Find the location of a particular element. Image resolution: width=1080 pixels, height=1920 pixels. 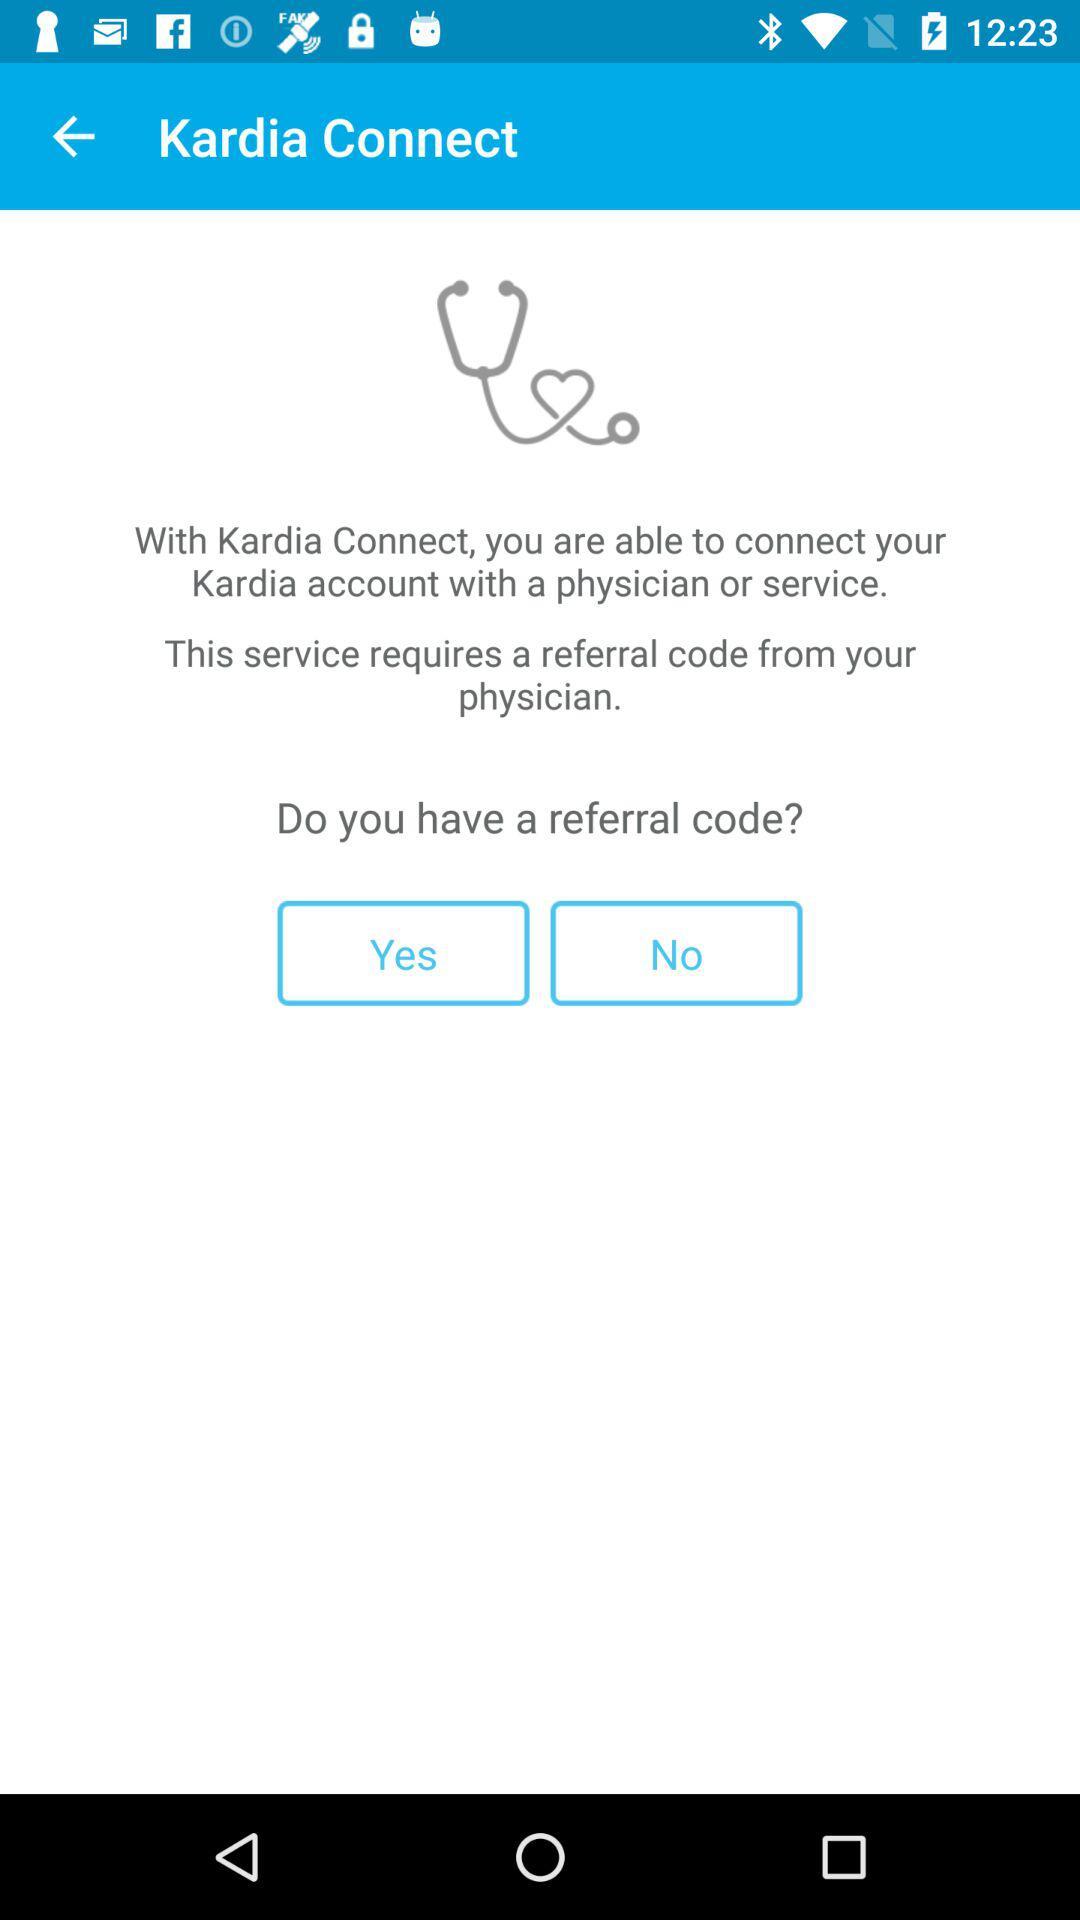

the item to the right of yes is located at coordinates (675, 952).